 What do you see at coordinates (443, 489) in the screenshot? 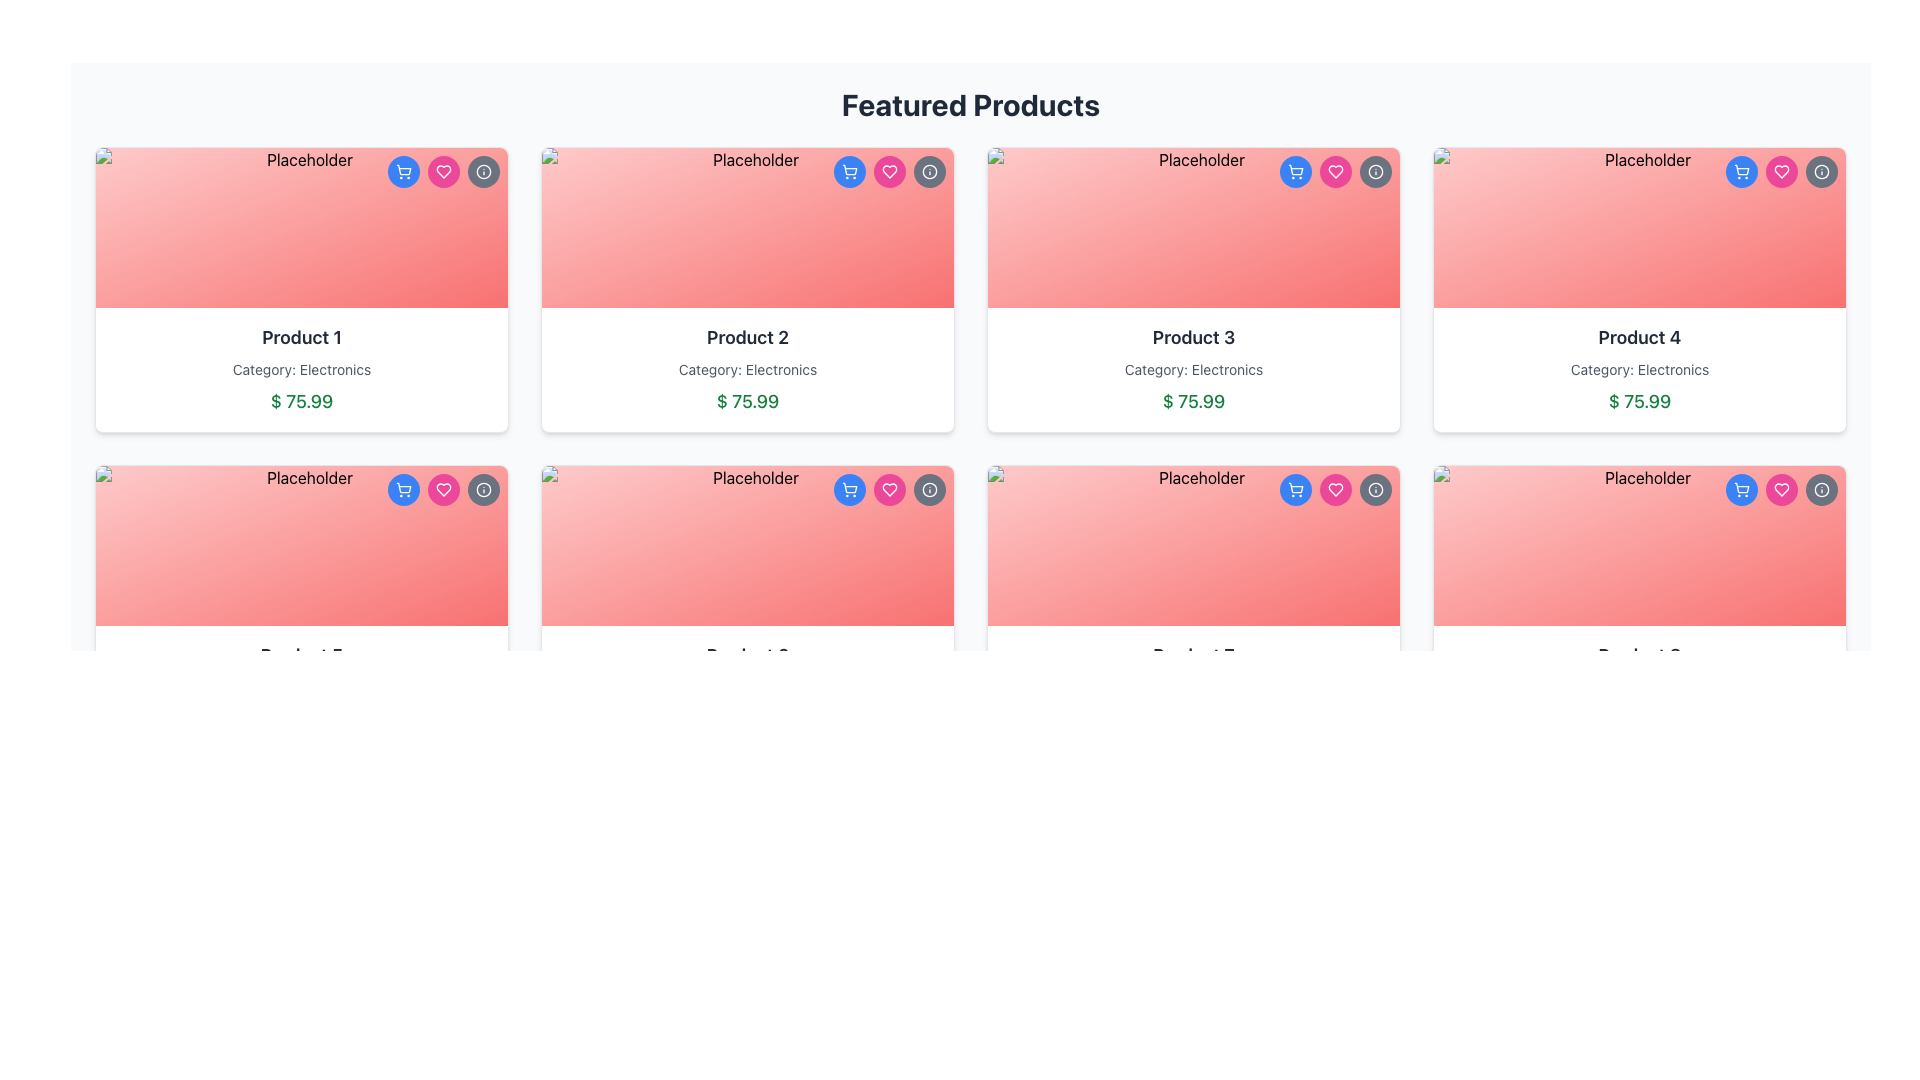
I see `the heart icon button located in the top-right corner of the 'Product 5' card to favorite the item` at bounding box center [443, 489].